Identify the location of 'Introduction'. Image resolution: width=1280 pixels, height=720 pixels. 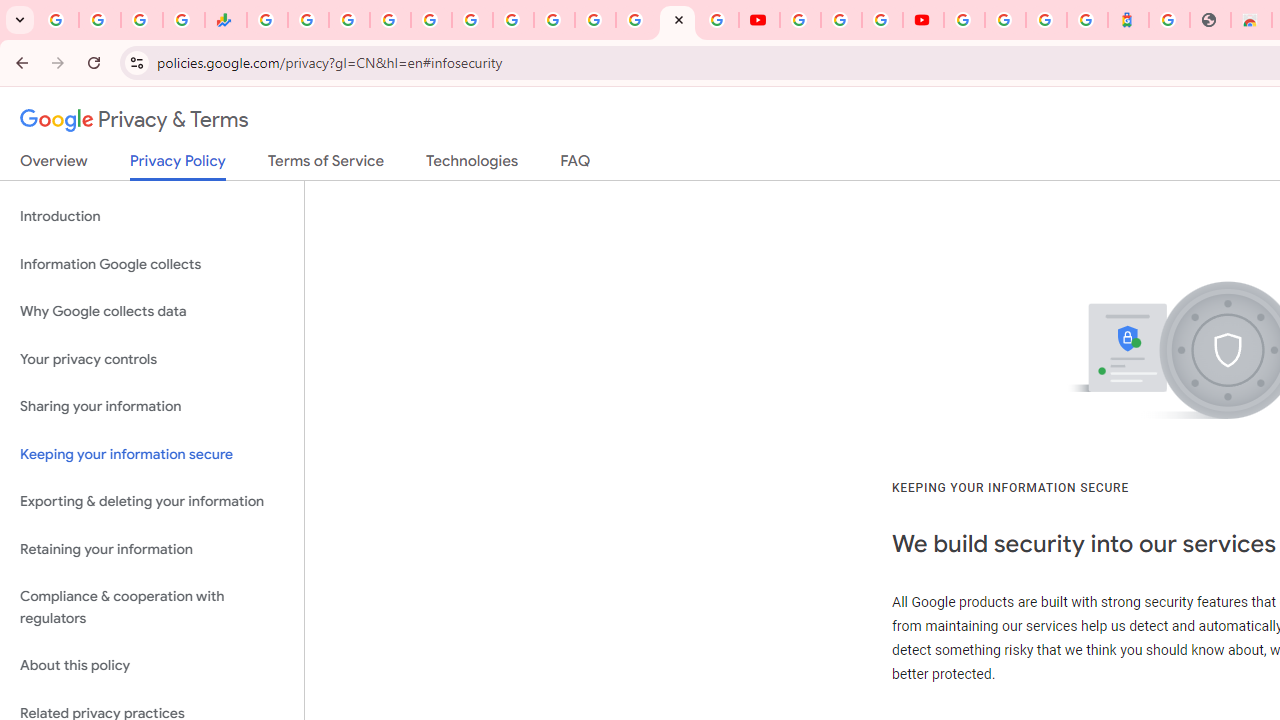
(151, 217).